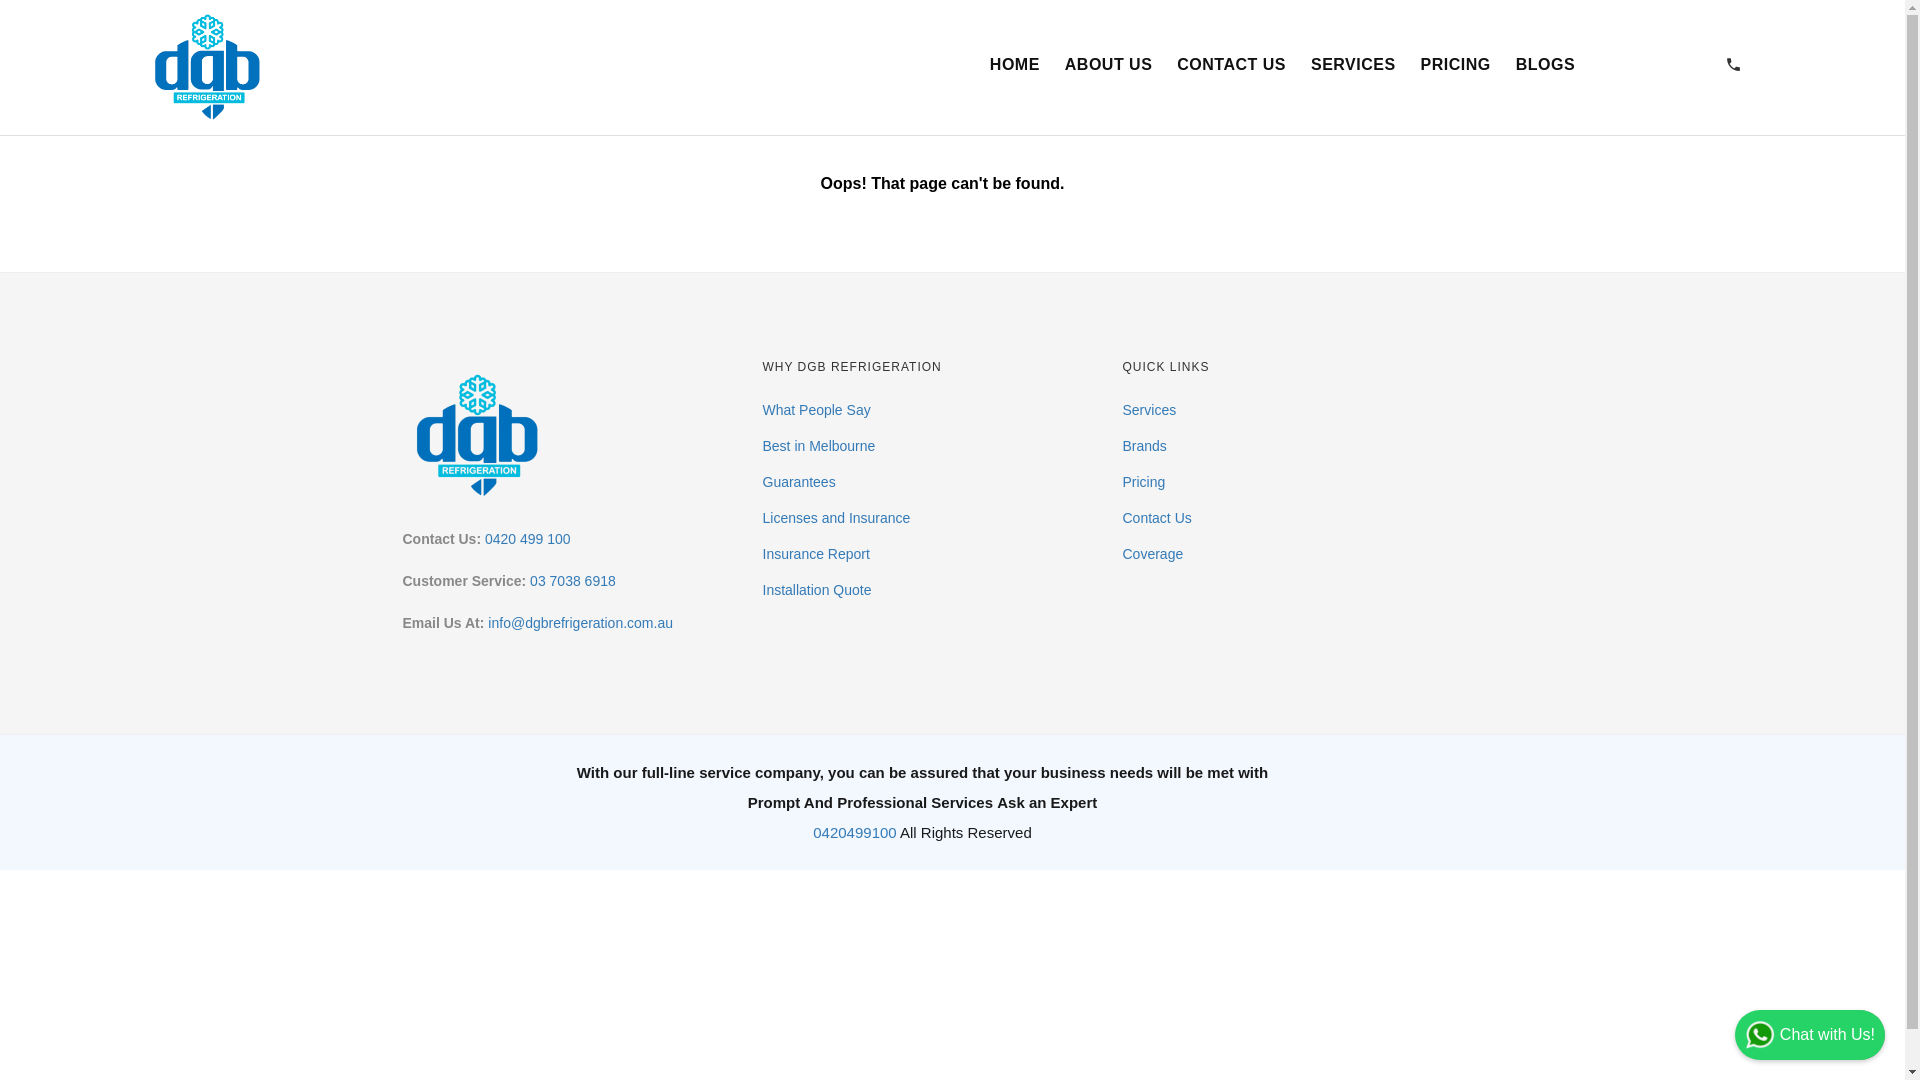 This screenshot has height=1080, width=1920. I want to click on 'Brands', so click(1143, 445).